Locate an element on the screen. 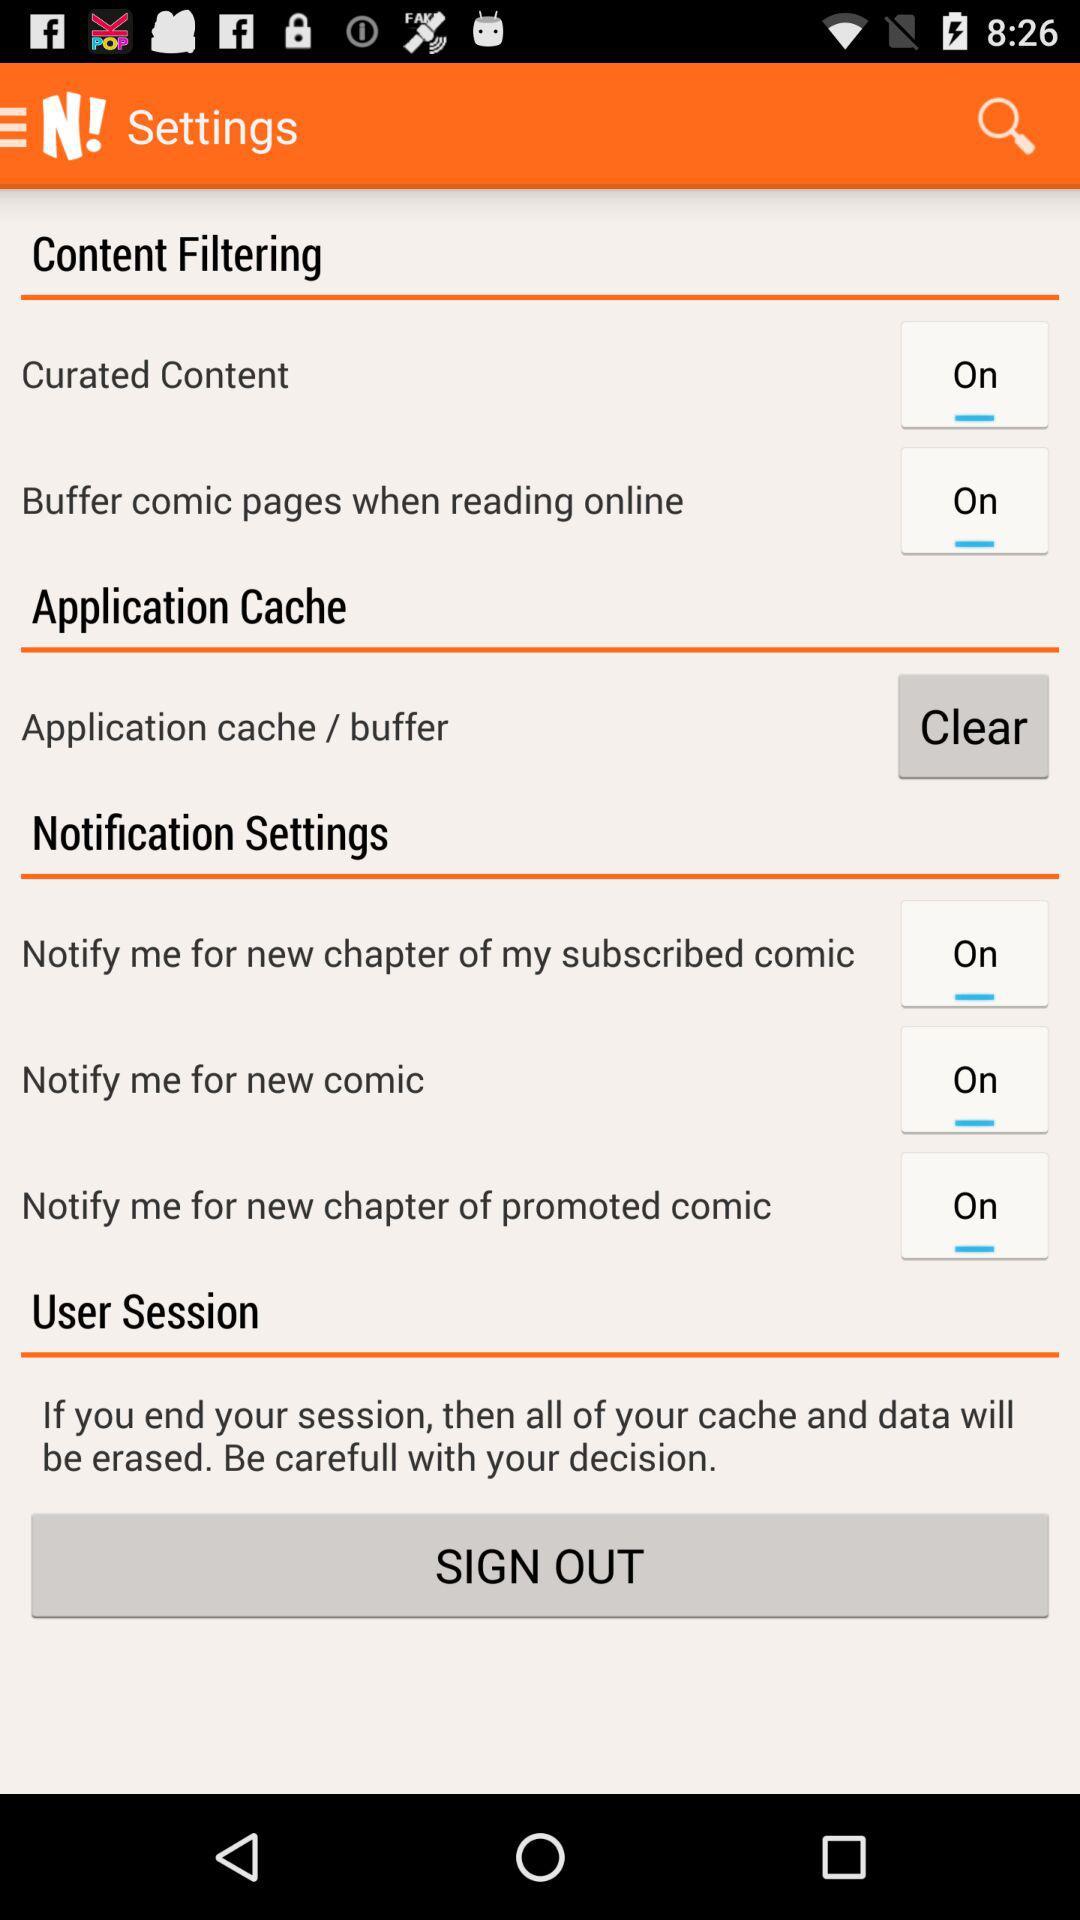 The height and width of the screenshot is (1920, 1080). sign out icon is located at coordinates (540, 1564).